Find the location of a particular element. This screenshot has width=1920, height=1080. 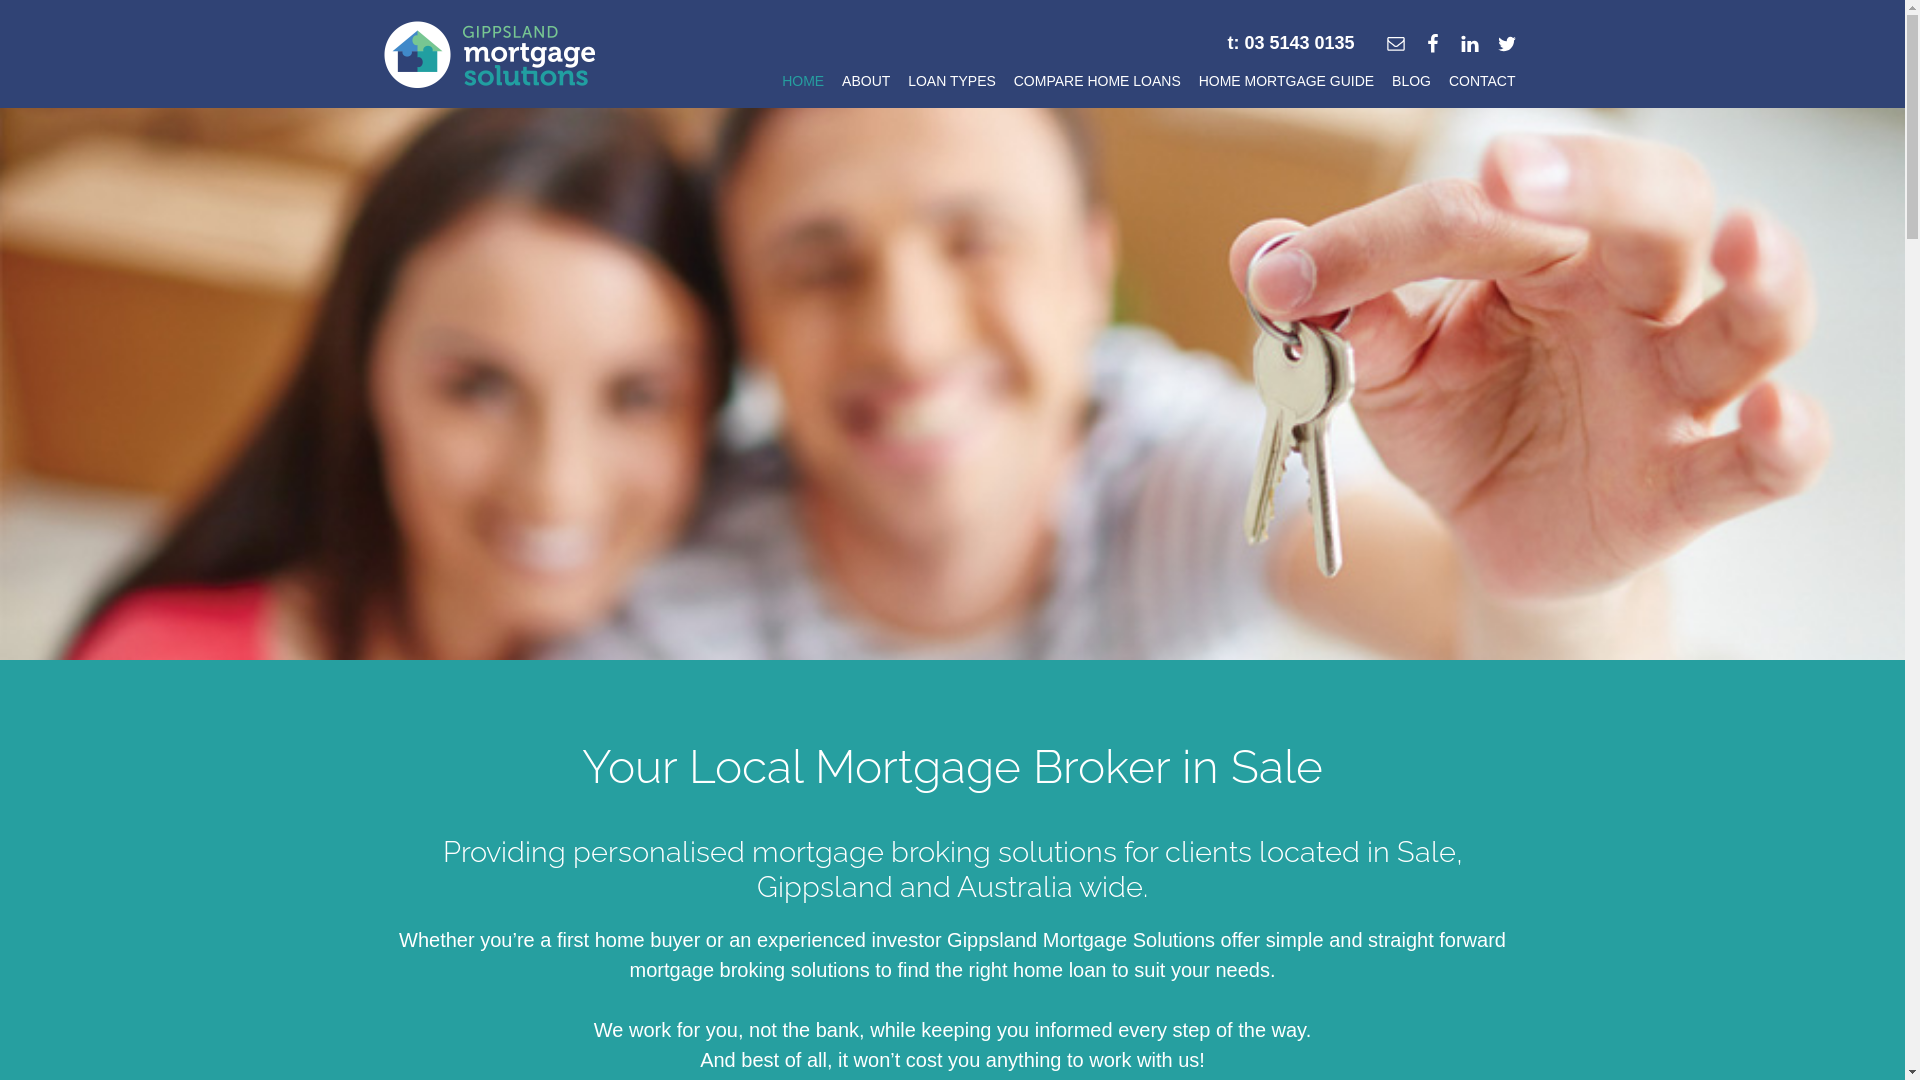

'03 5143 0135' is located at coordinates (1299, 42).